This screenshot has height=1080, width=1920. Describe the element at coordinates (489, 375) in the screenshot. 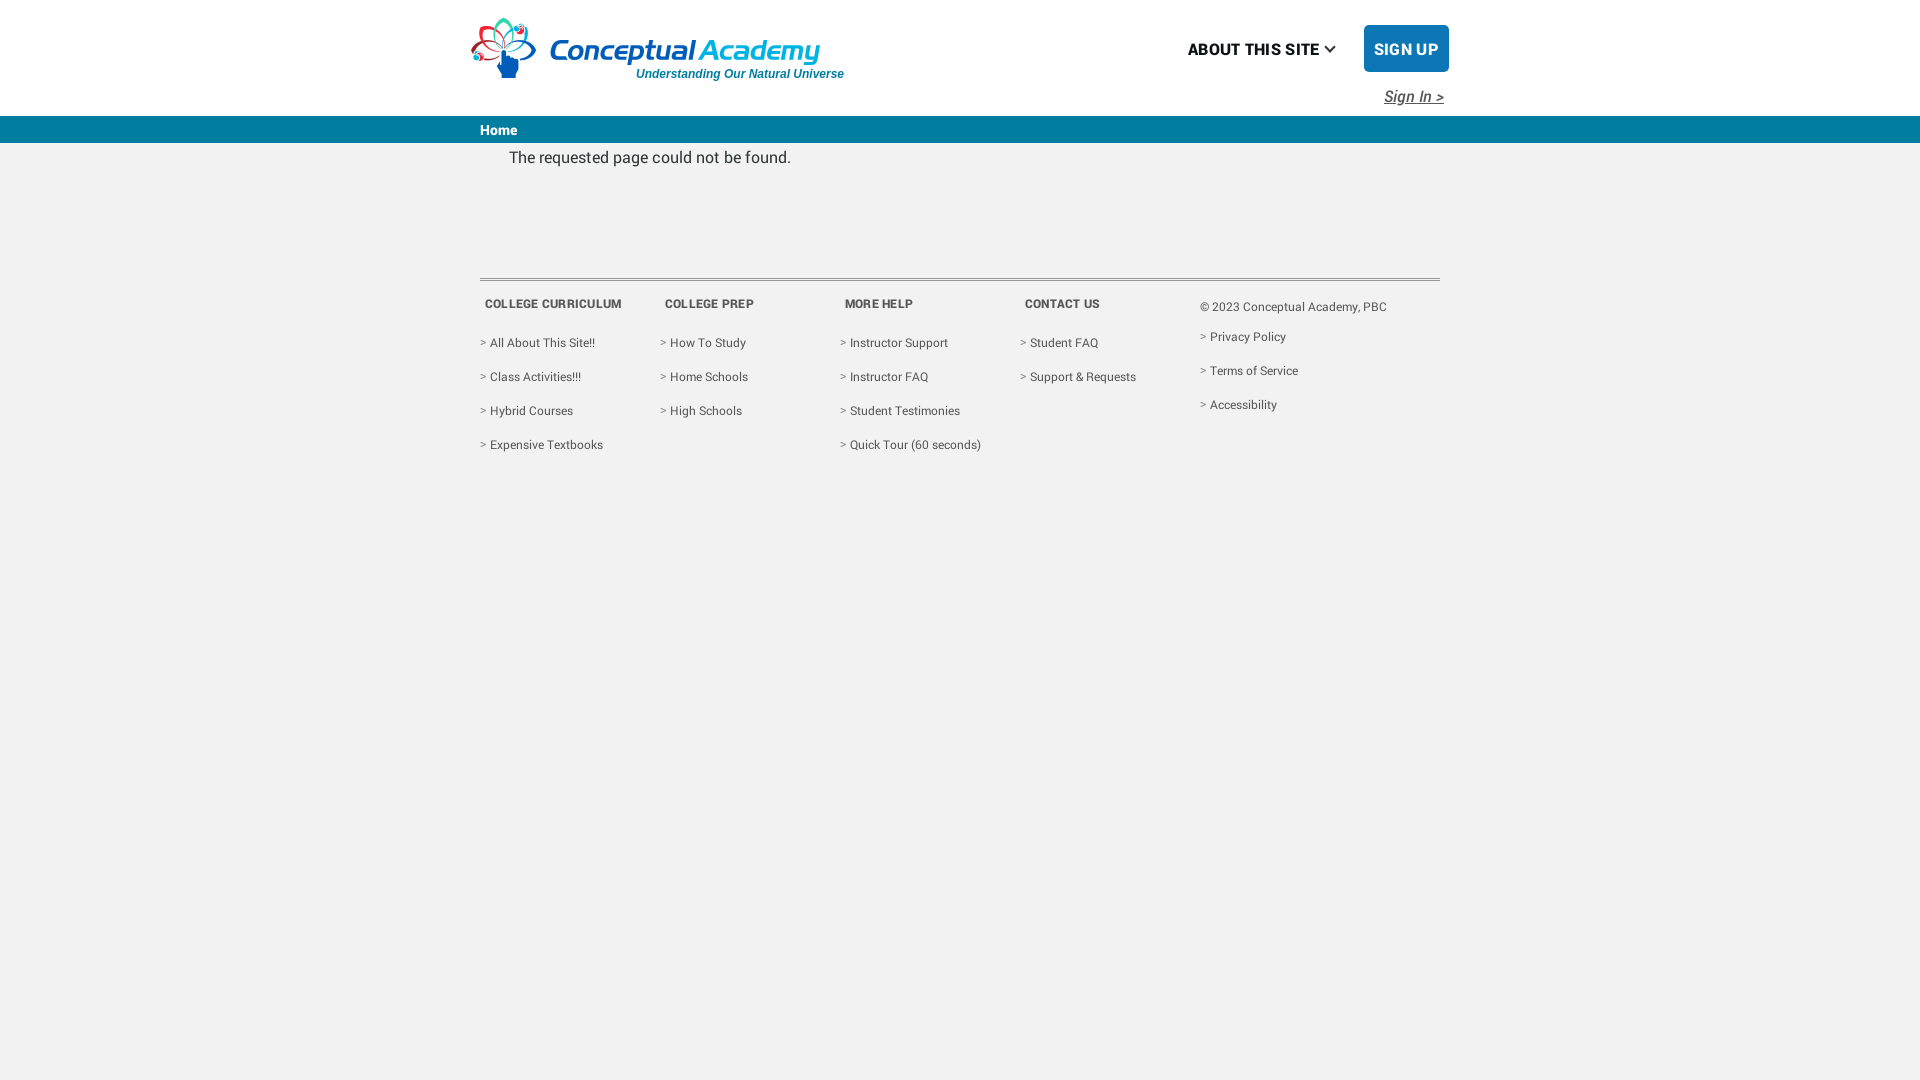

I see `'Class Activities!!!'` at that location.